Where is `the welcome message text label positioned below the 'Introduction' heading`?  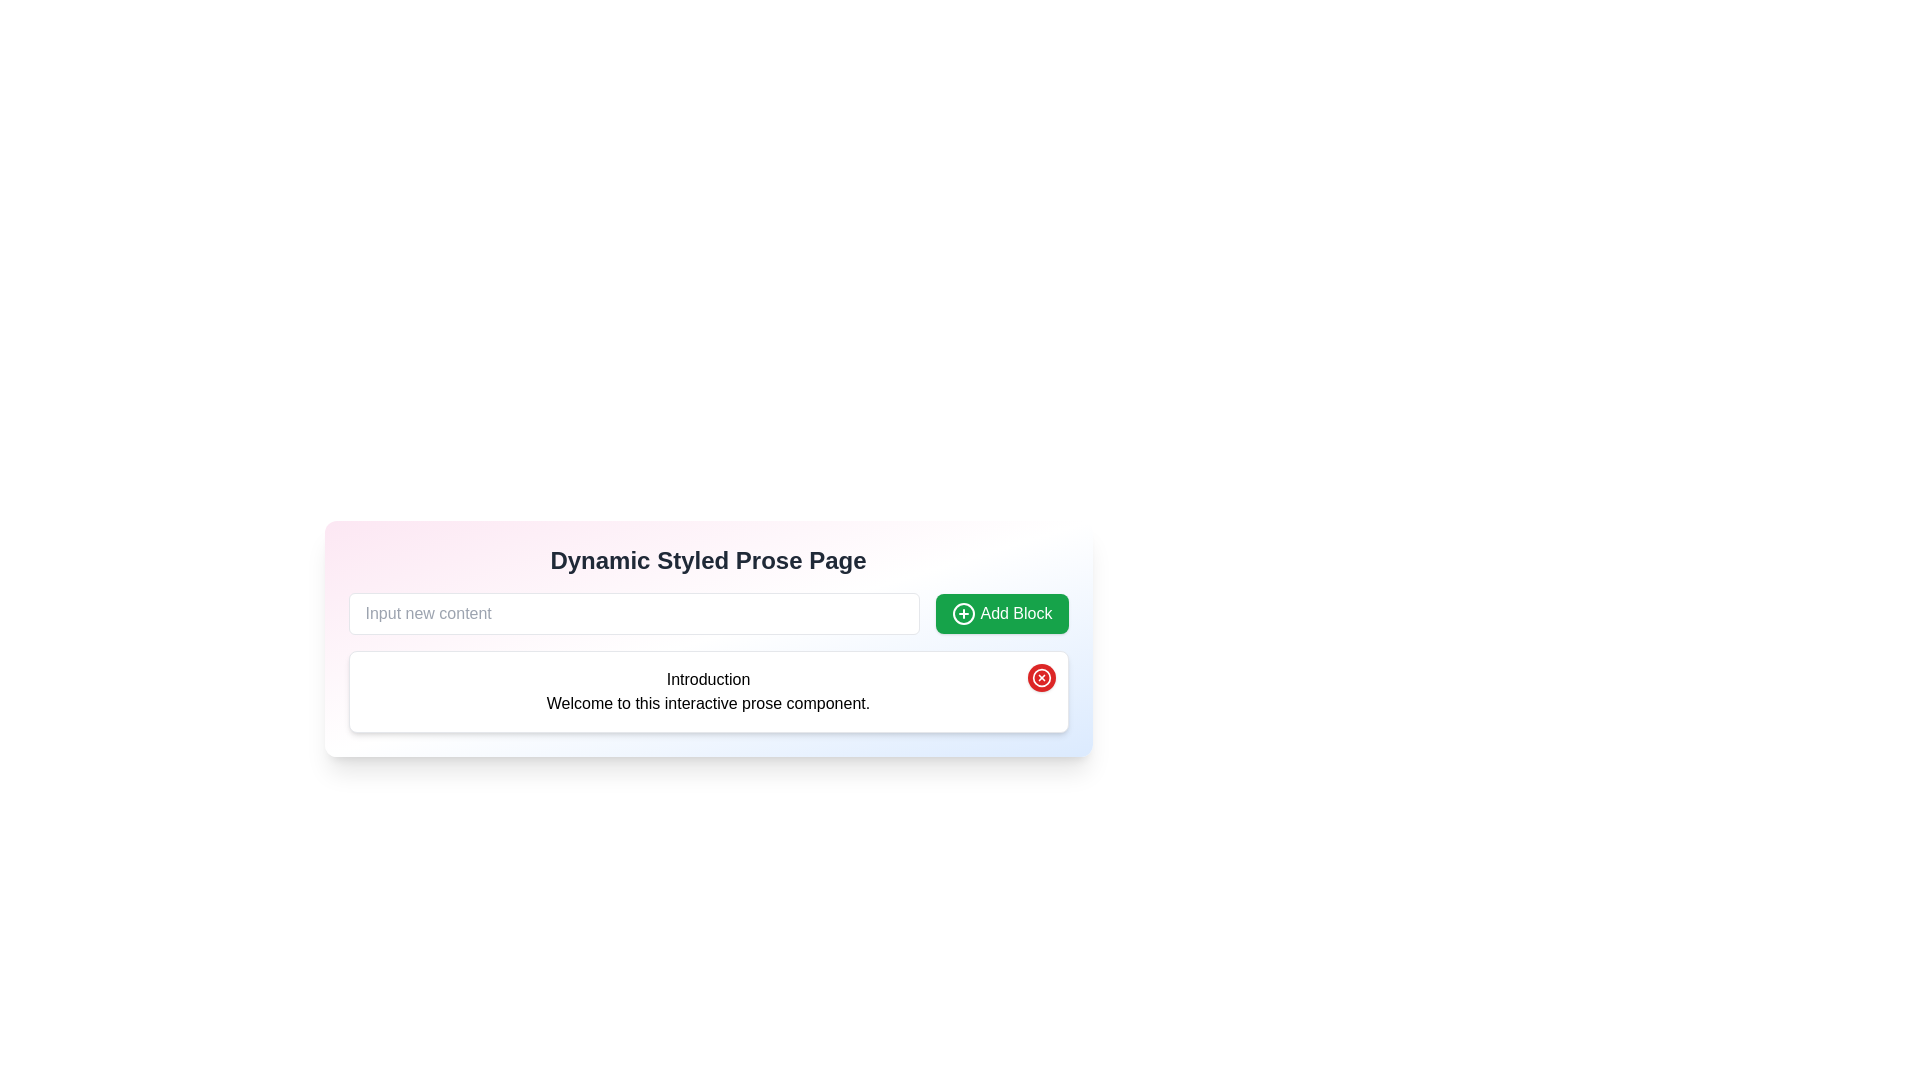 the welcome message text label positioned below the 'Introduction' heading is located at coordinates (708, 703).